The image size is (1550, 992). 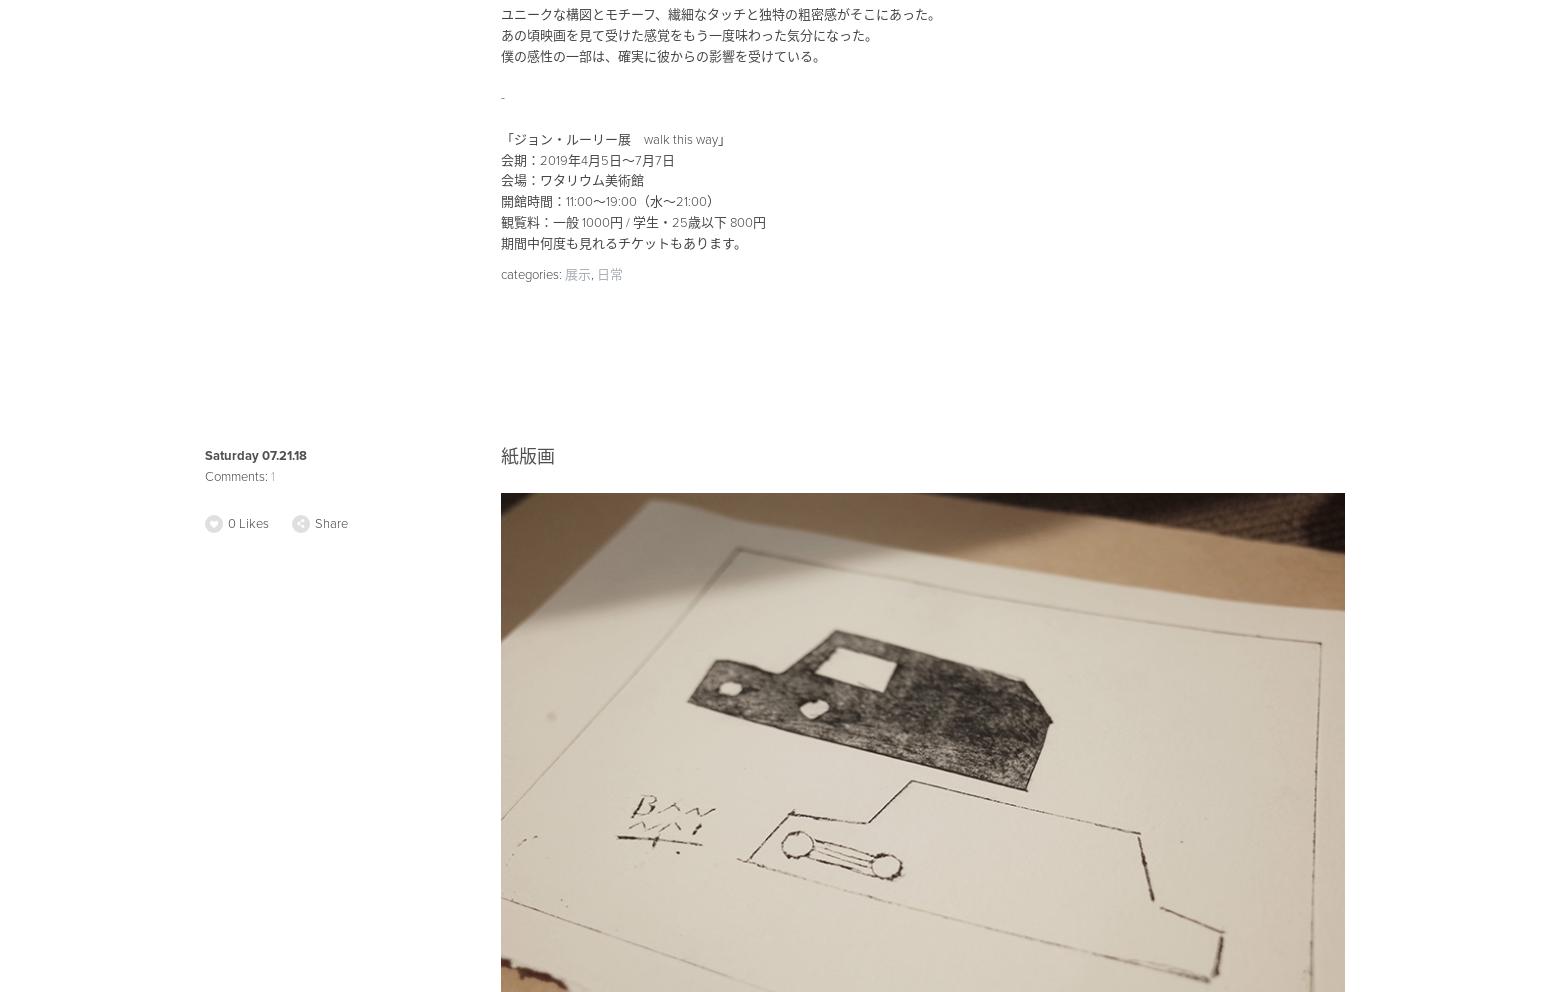 I want to click on 'Comments:', so click(x=237, y=476).